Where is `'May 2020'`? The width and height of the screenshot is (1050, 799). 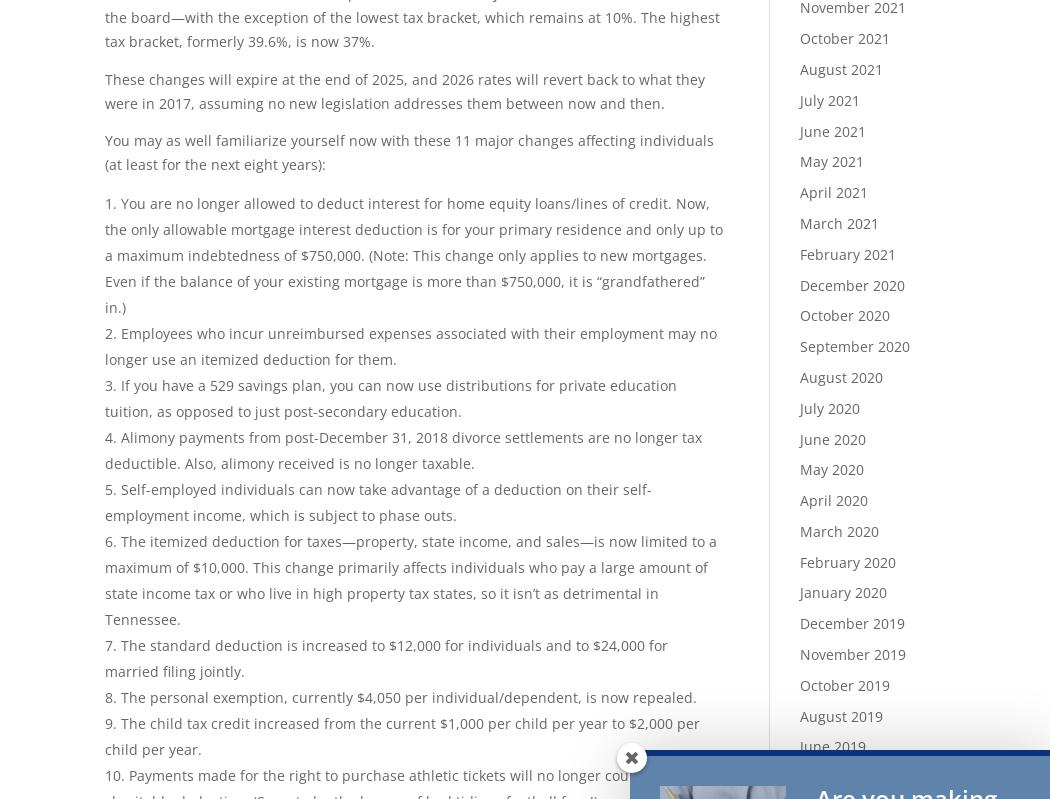
'May 2020' is located at coordinates (830, 468).